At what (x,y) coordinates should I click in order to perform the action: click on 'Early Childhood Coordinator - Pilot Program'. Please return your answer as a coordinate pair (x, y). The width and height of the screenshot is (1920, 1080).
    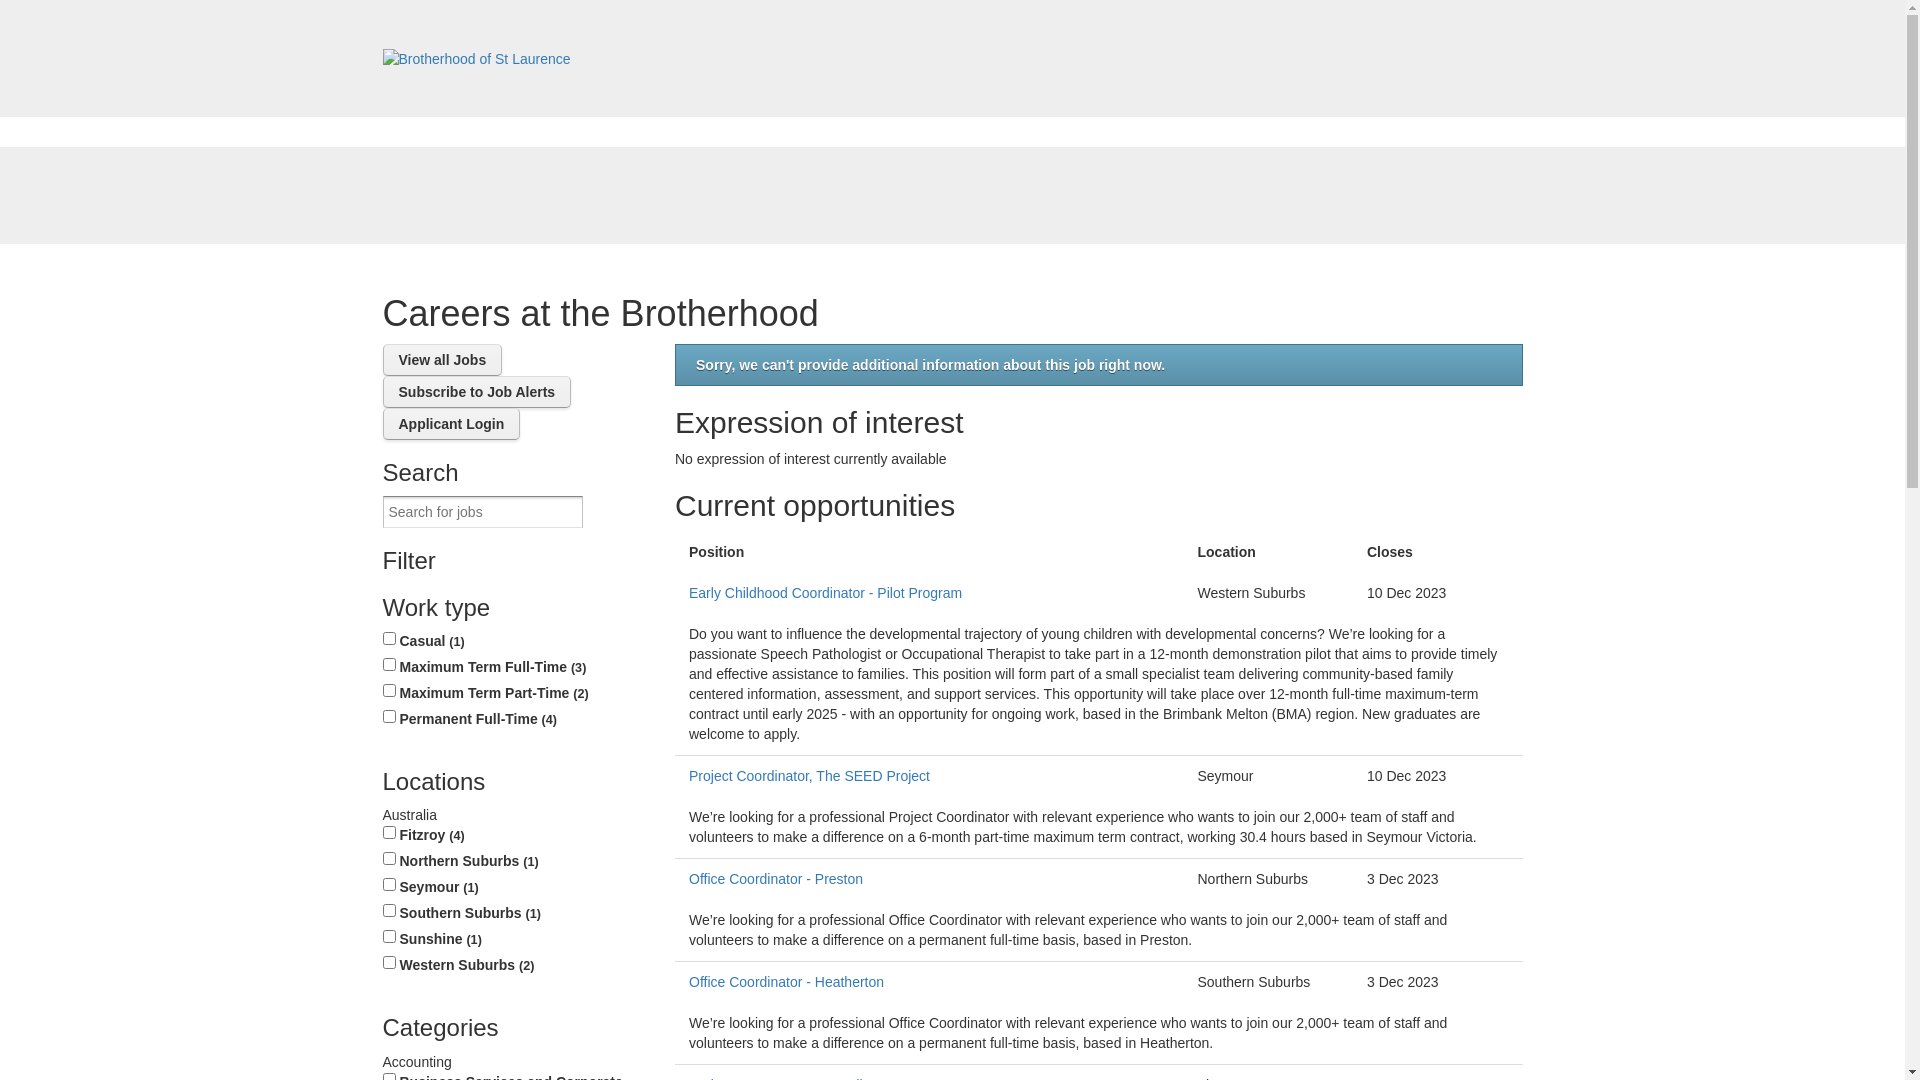
    Looking at the image, I should click on (928, 592).